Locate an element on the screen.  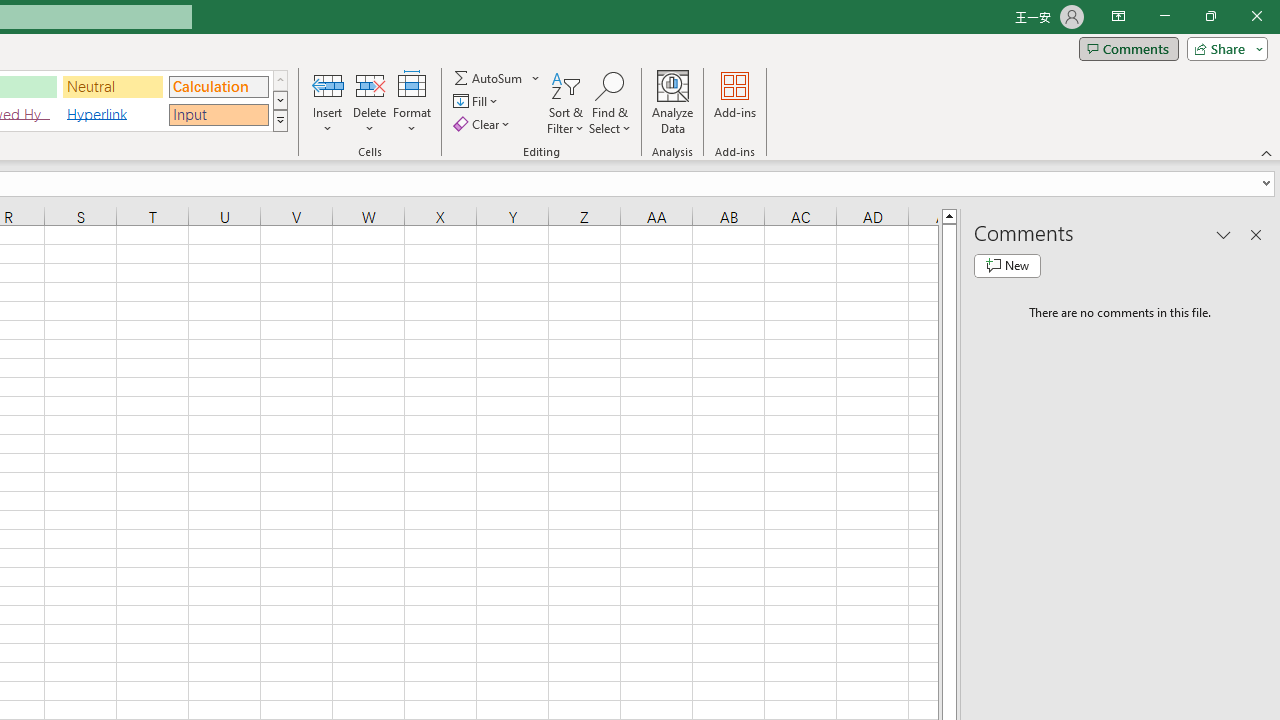
'Neutral' is located at coordinates (112, 85).